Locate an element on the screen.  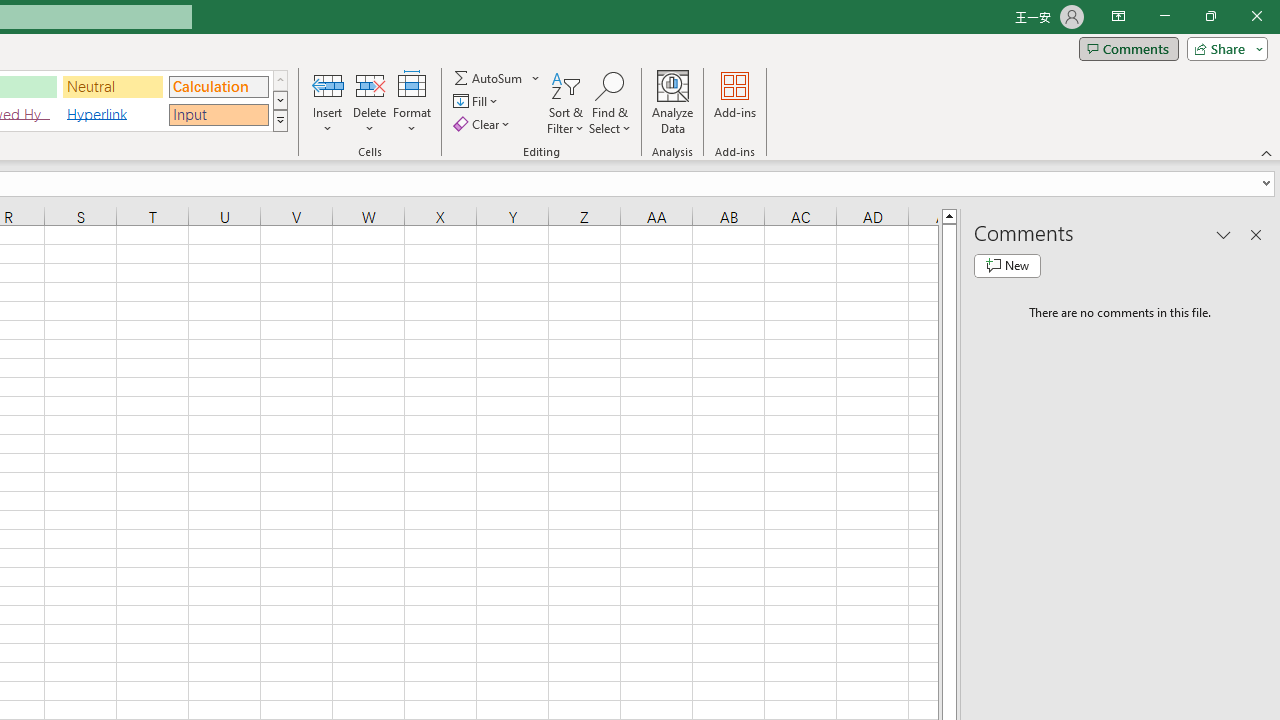
'Neutral' is located at coordinates (112, 85).